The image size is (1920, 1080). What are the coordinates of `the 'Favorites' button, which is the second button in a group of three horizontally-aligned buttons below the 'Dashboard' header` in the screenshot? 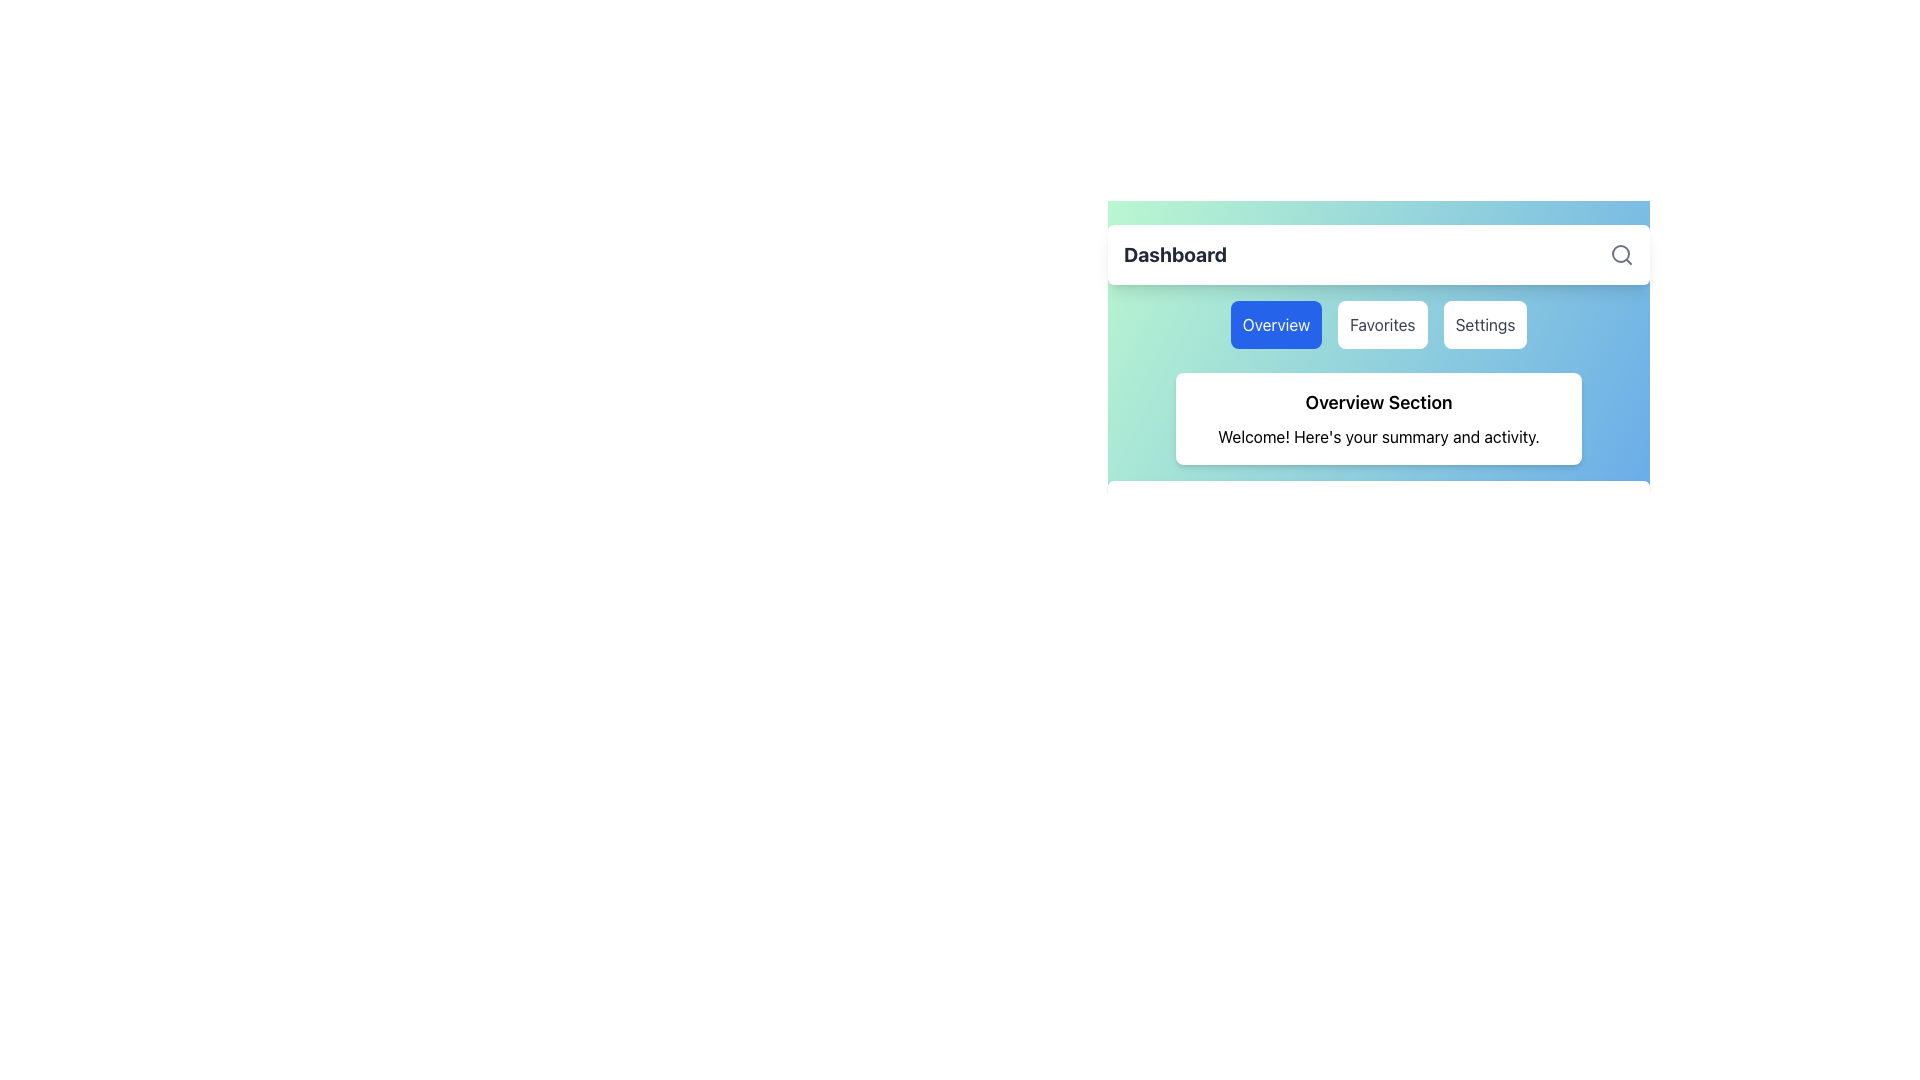 It's located at (1381, 323).